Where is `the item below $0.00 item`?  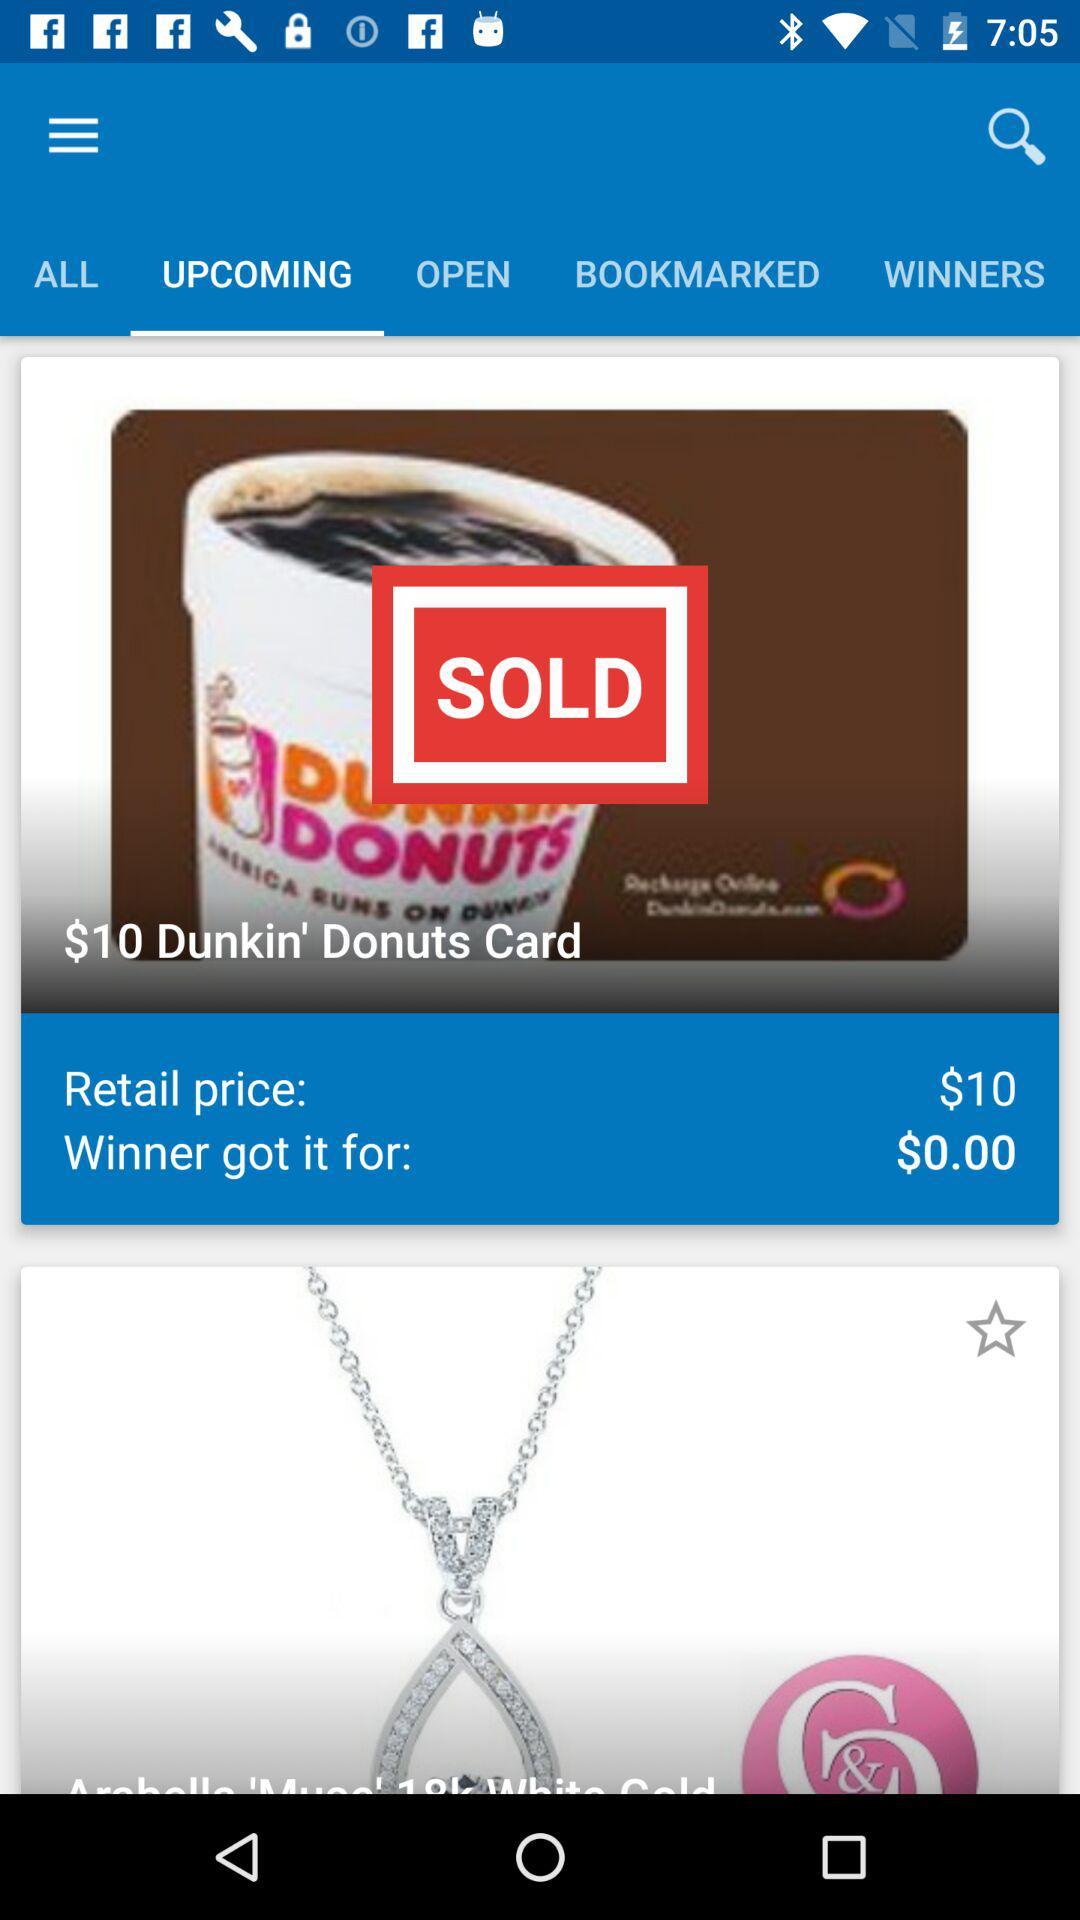 the item below $0.00 item is located at coordinates (995, 1329).